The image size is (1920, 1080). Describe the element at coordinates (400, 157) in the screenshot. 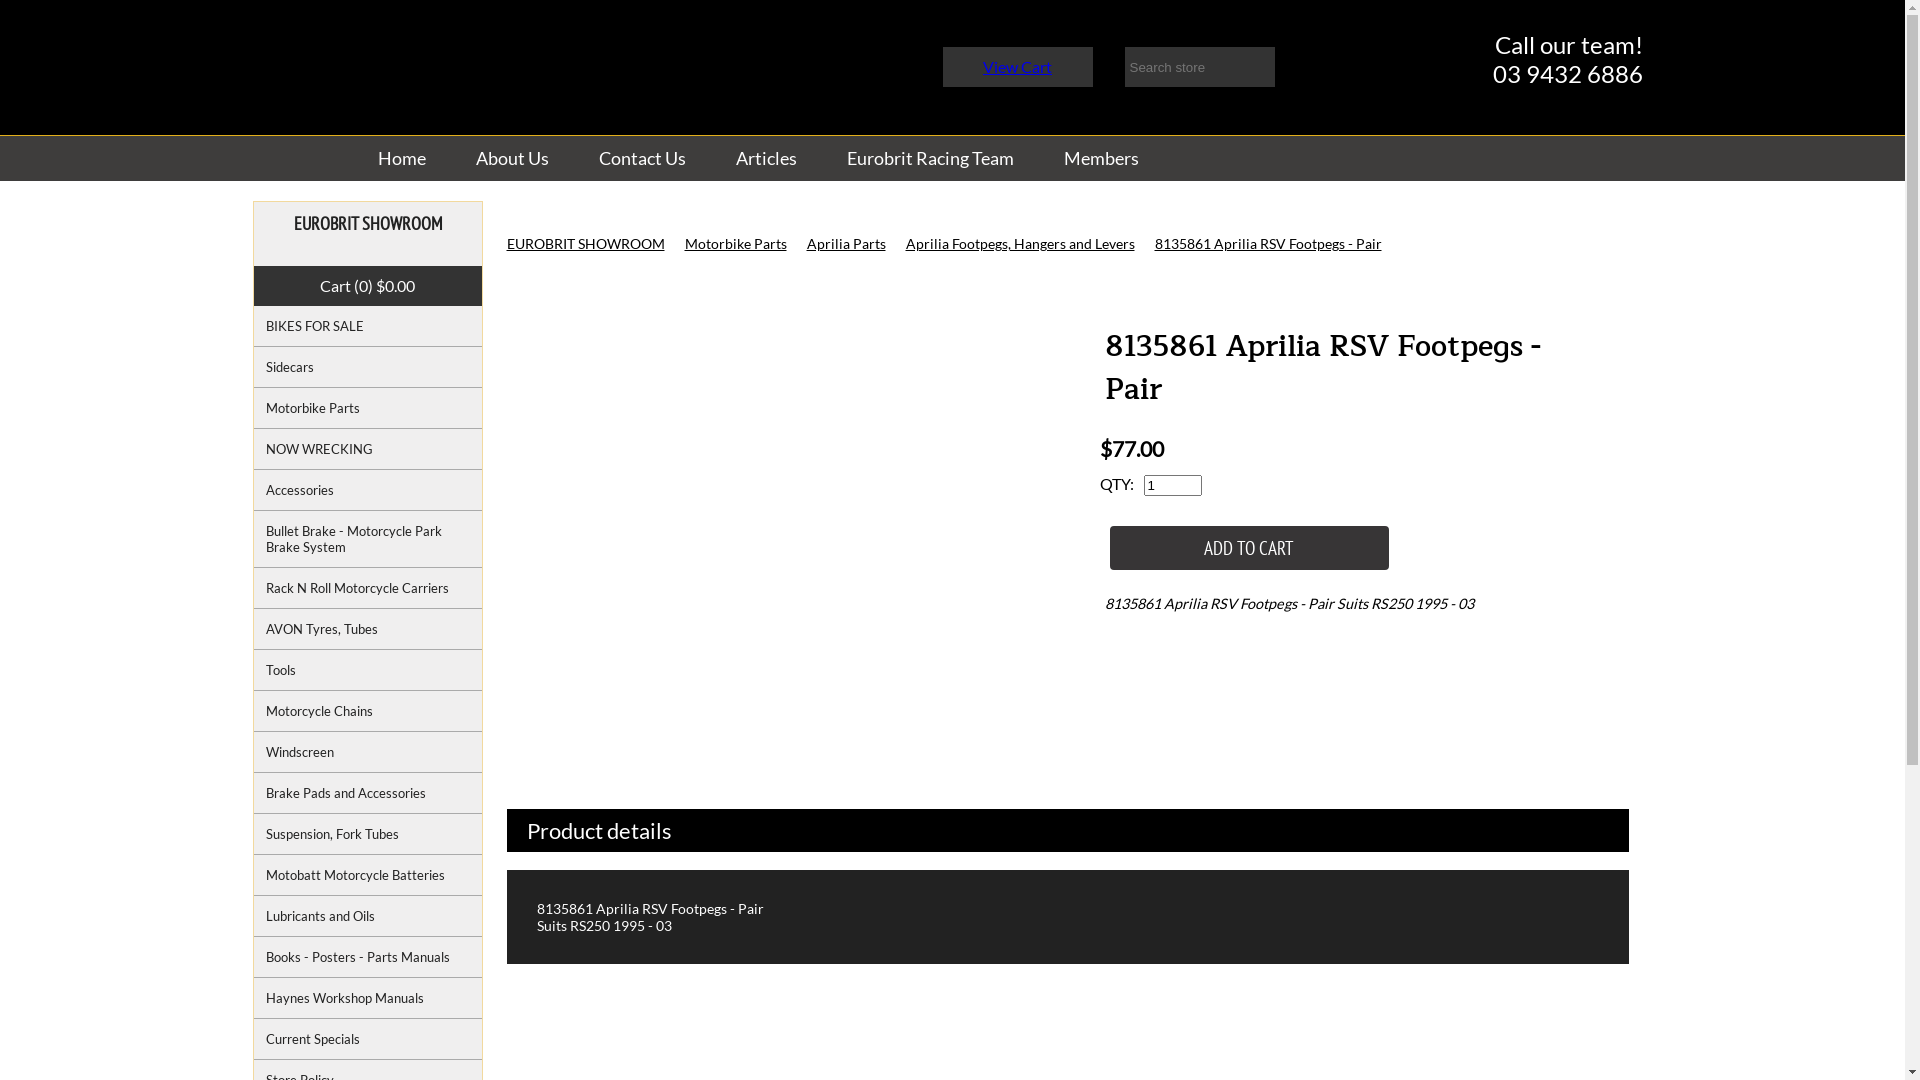

I see `'Home'` at that location.